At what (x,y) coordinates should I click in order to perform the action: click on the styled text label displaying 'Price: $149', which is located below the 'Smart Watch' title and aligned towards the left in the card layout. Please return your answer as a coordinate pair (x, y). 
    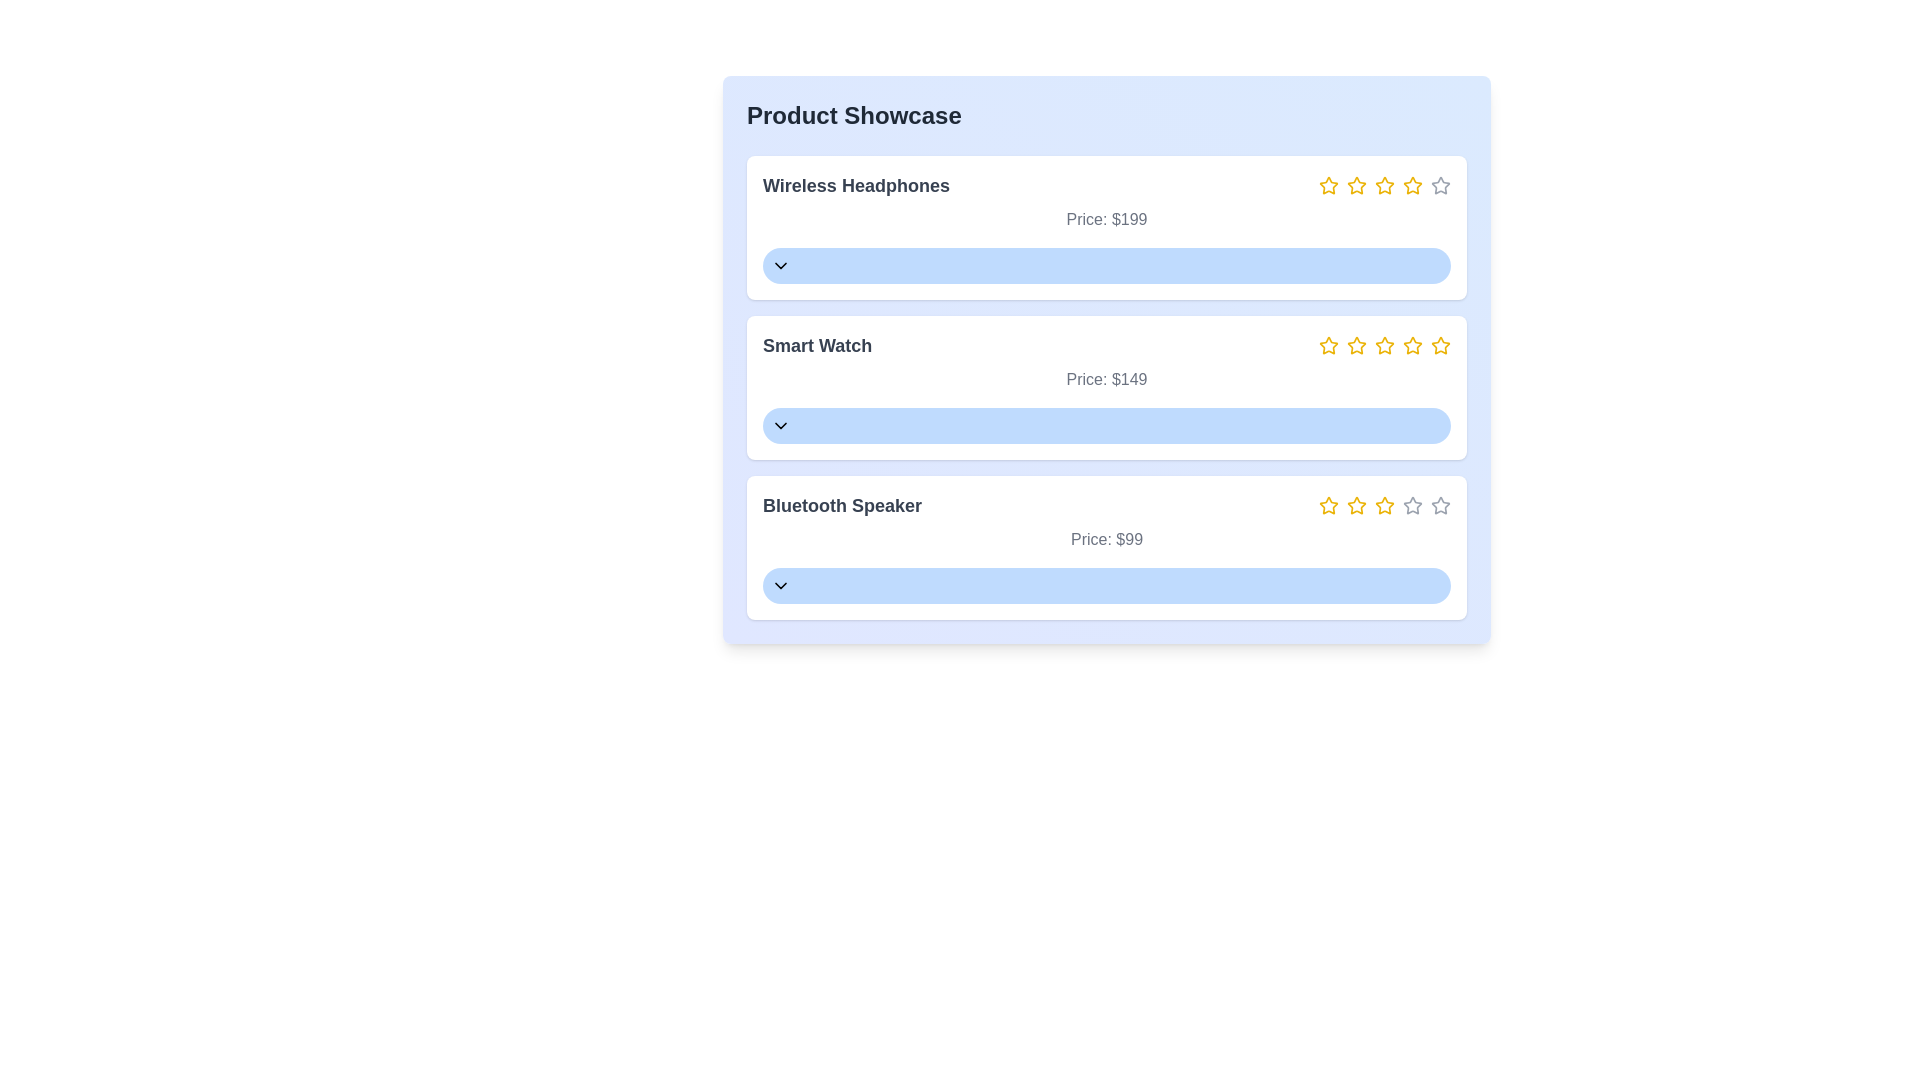
    Looking at the image, I should click on (1106, 380).